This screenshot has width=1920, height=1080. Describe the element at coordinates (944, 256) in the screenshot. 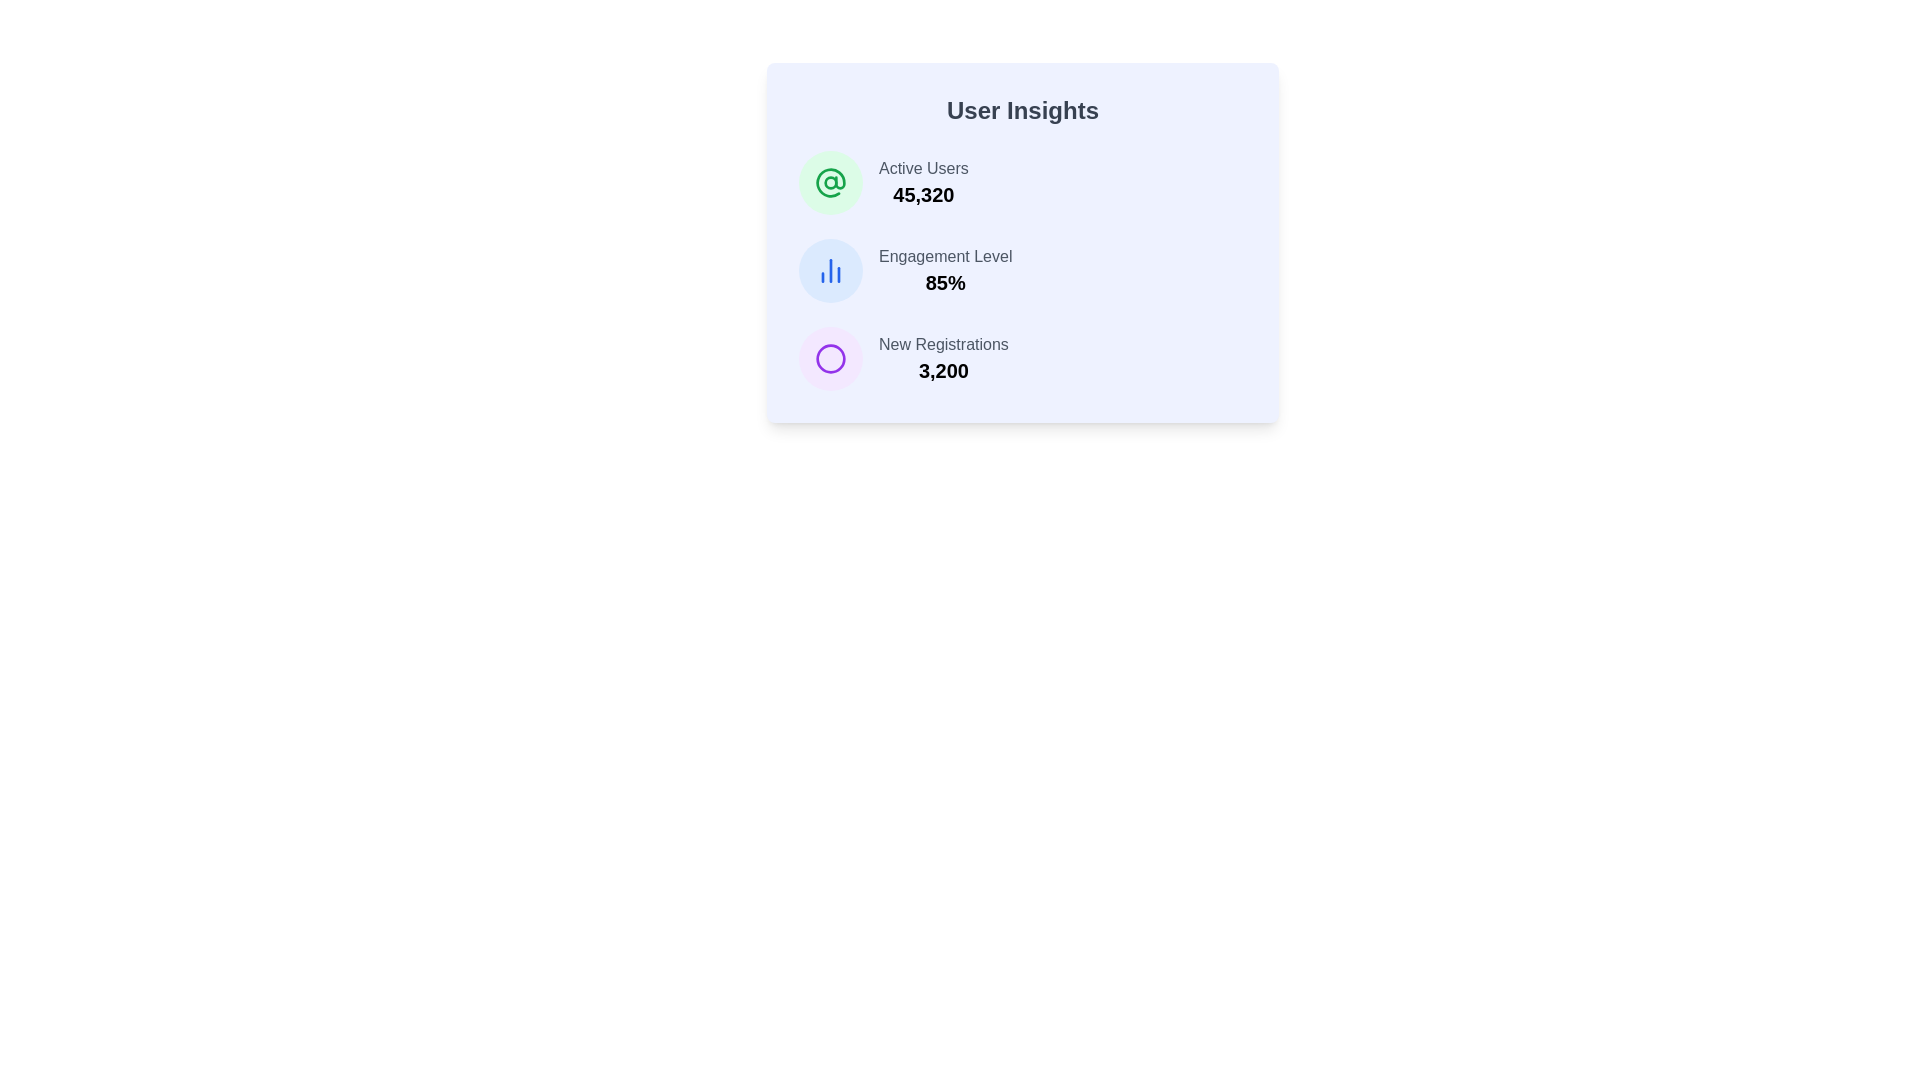

I see `the 'Engagement Level' text label, which is styled in gray and located in the 'User Insights' panel, positioned above the '85%' text` at that location.